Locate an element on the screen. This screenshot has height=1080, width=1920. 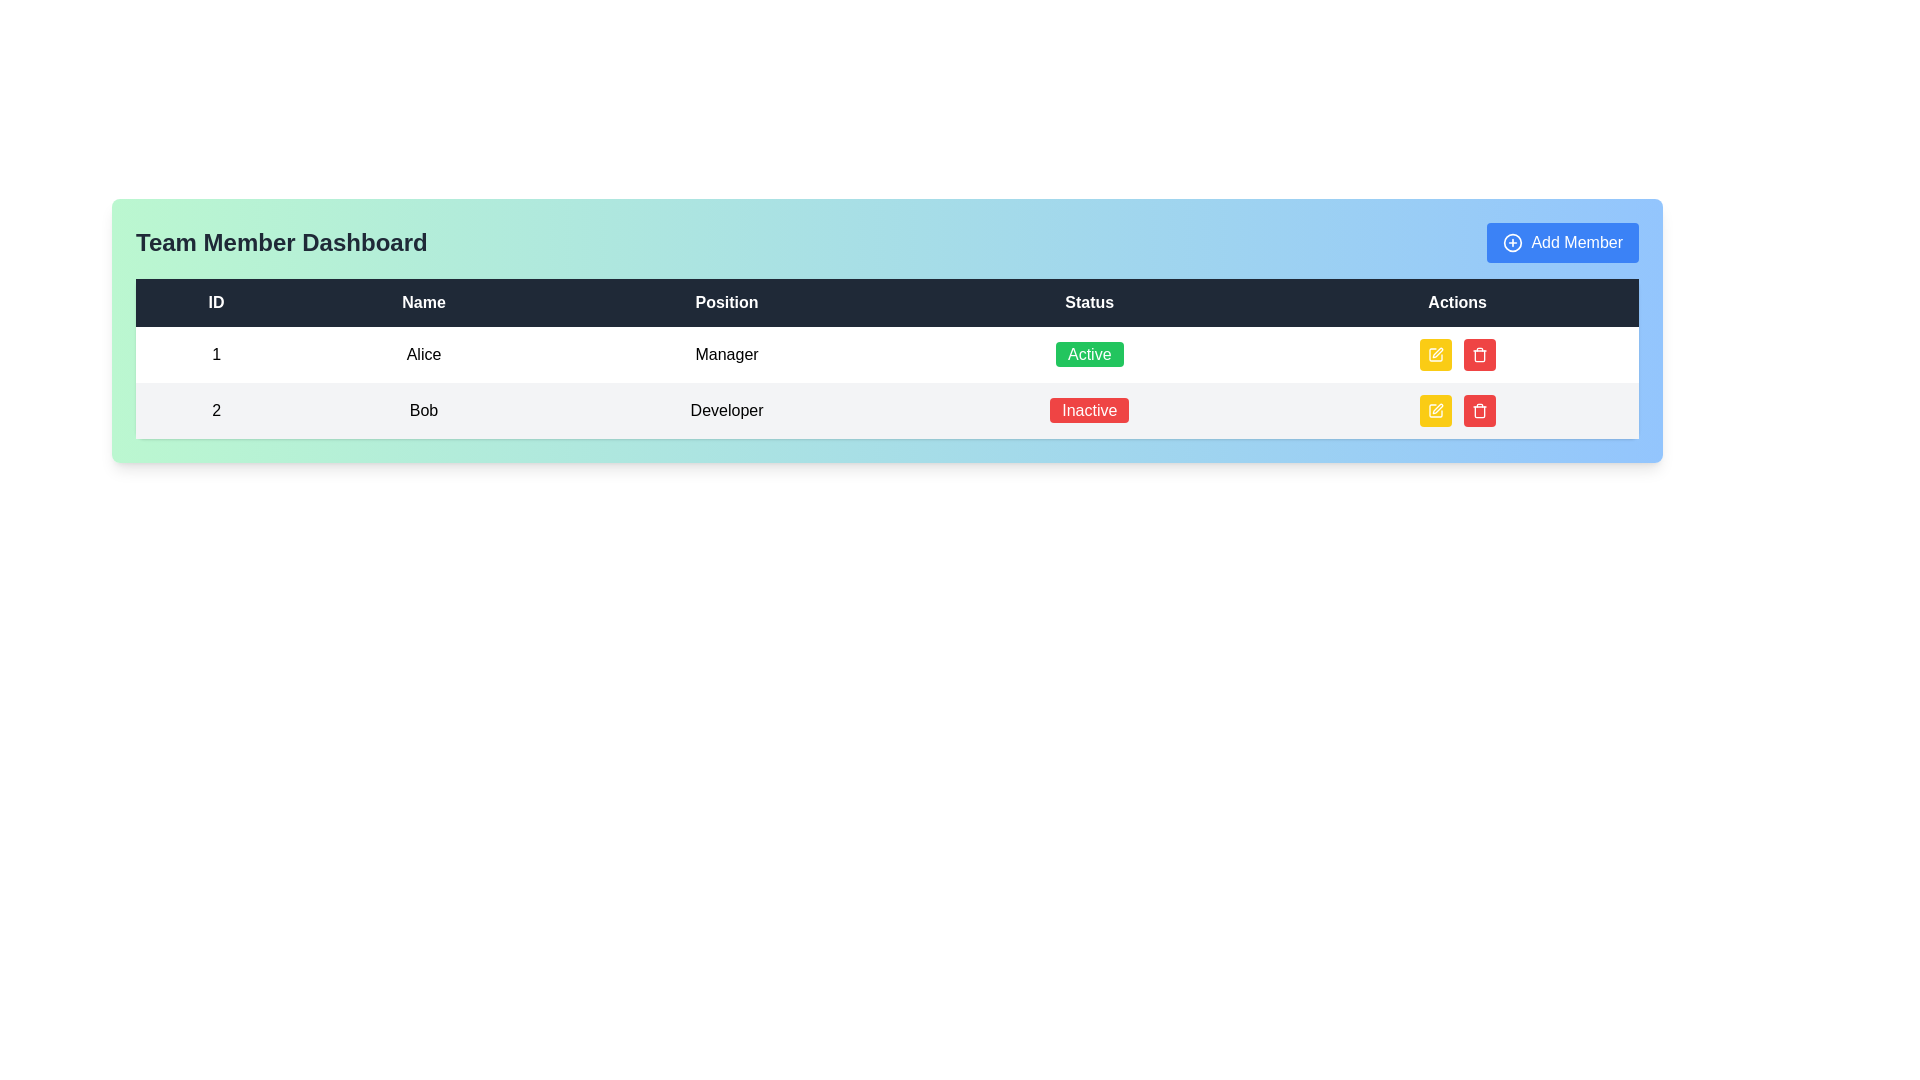
the edit IconButton located in the 'Actions' column of the second row of the table is located at coordinates (1434, 353).